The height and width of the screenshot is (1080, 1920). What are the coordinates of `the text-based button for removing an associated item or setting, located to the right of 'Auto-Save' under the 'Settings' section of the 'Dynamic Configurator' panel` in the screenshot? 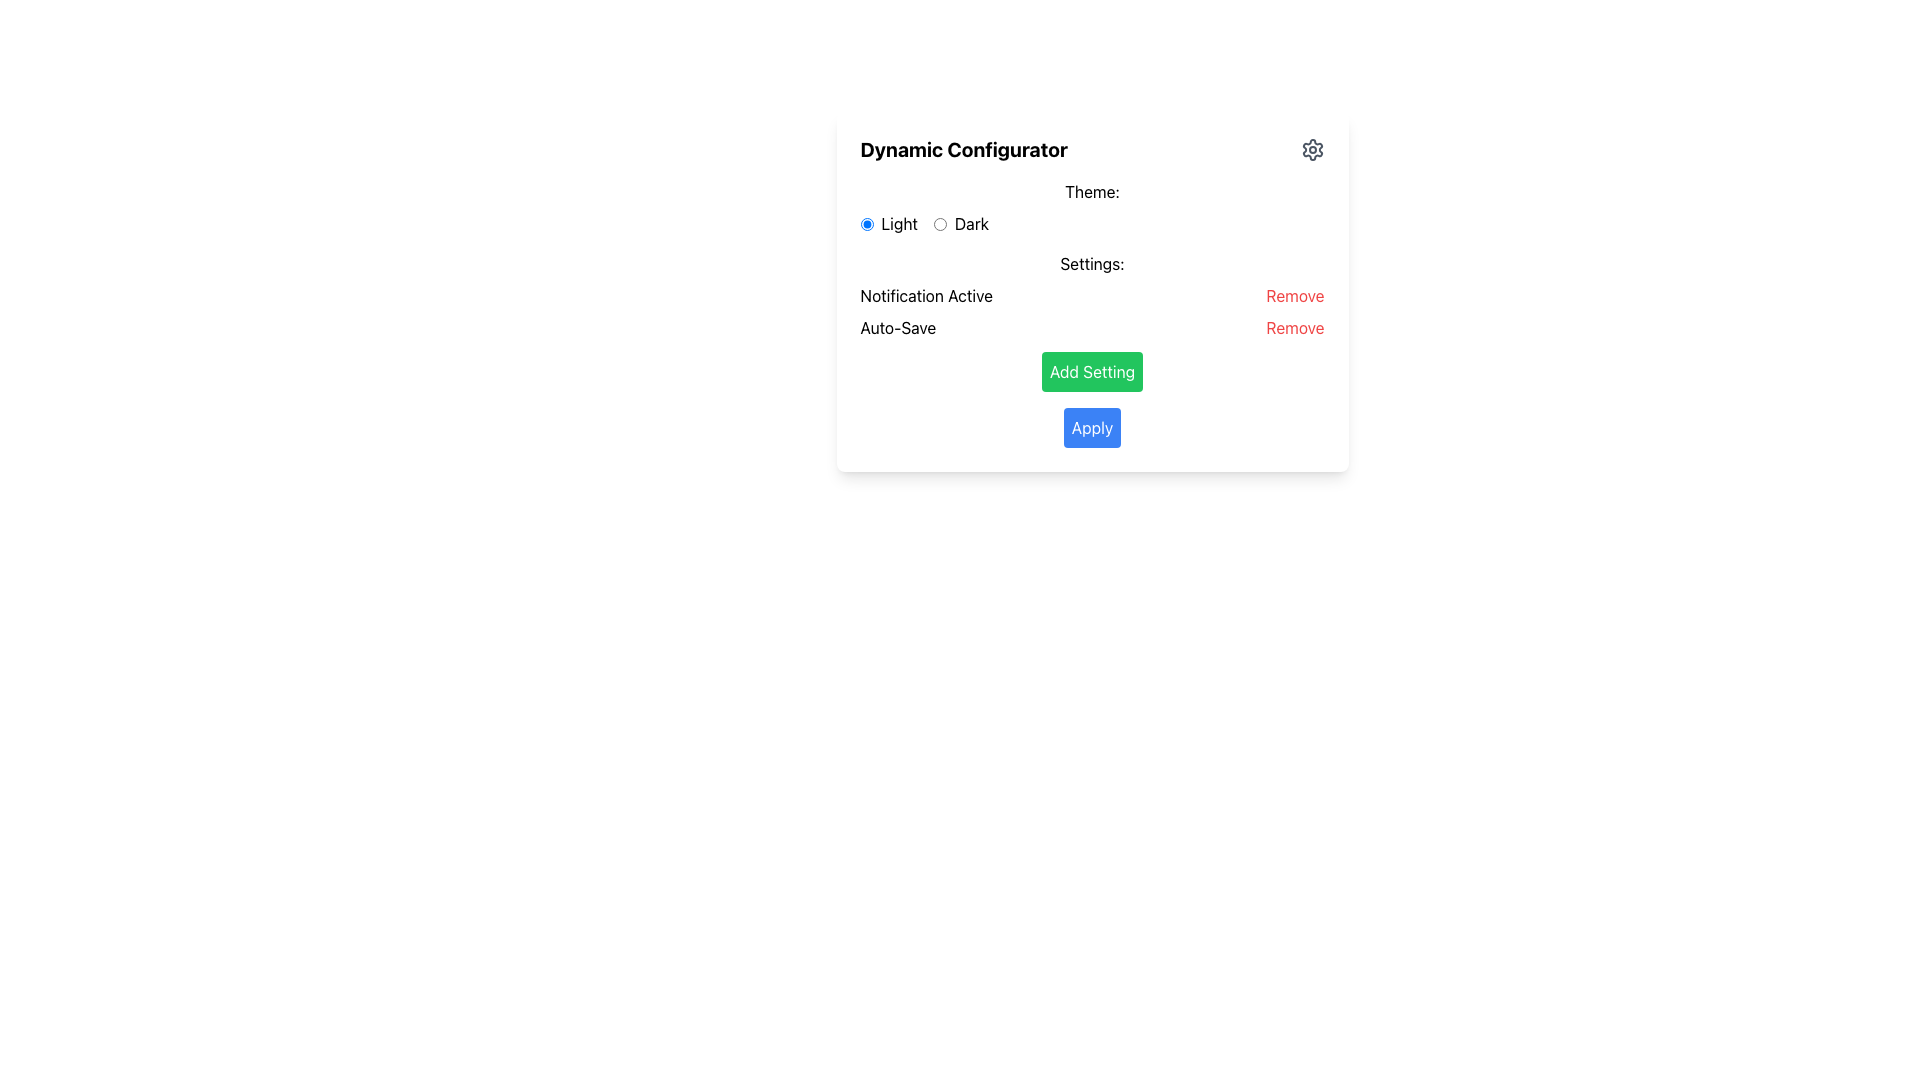 It's located at (1295, 326).